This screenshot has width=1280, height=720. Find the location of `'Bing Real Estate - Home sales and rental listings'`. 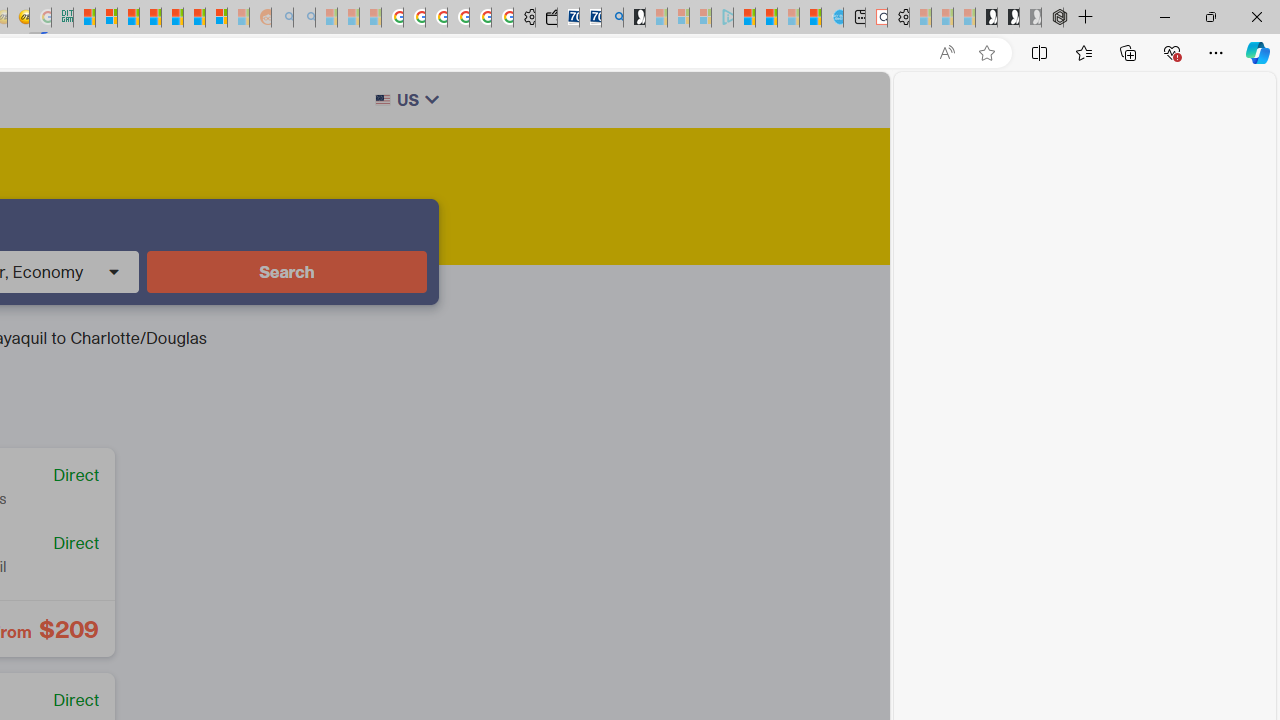

'Bing Real Estate - Home sales and rental listings' is located at coordinates (611, 17).